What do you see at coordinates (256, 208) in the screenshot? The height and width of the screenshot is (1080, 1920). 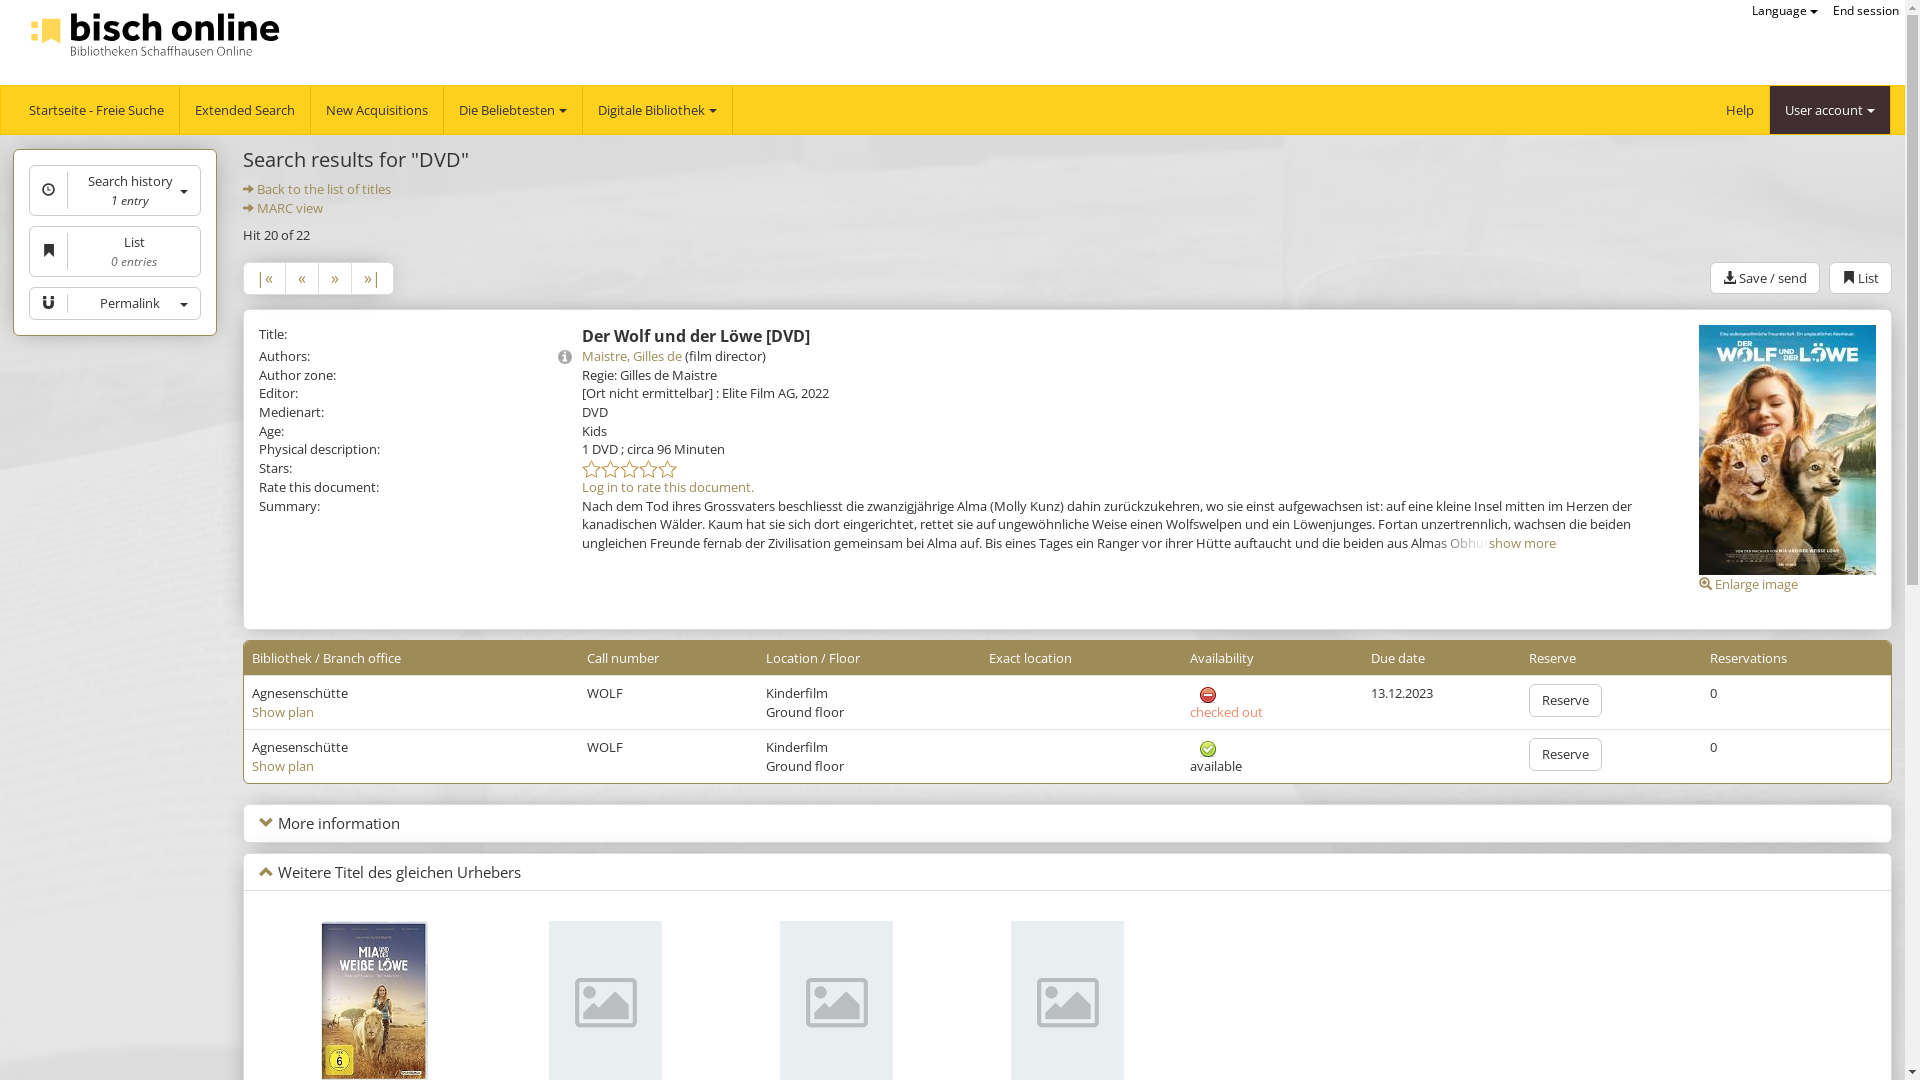 I see `'MARC view'` at bounding box center [256, 208].